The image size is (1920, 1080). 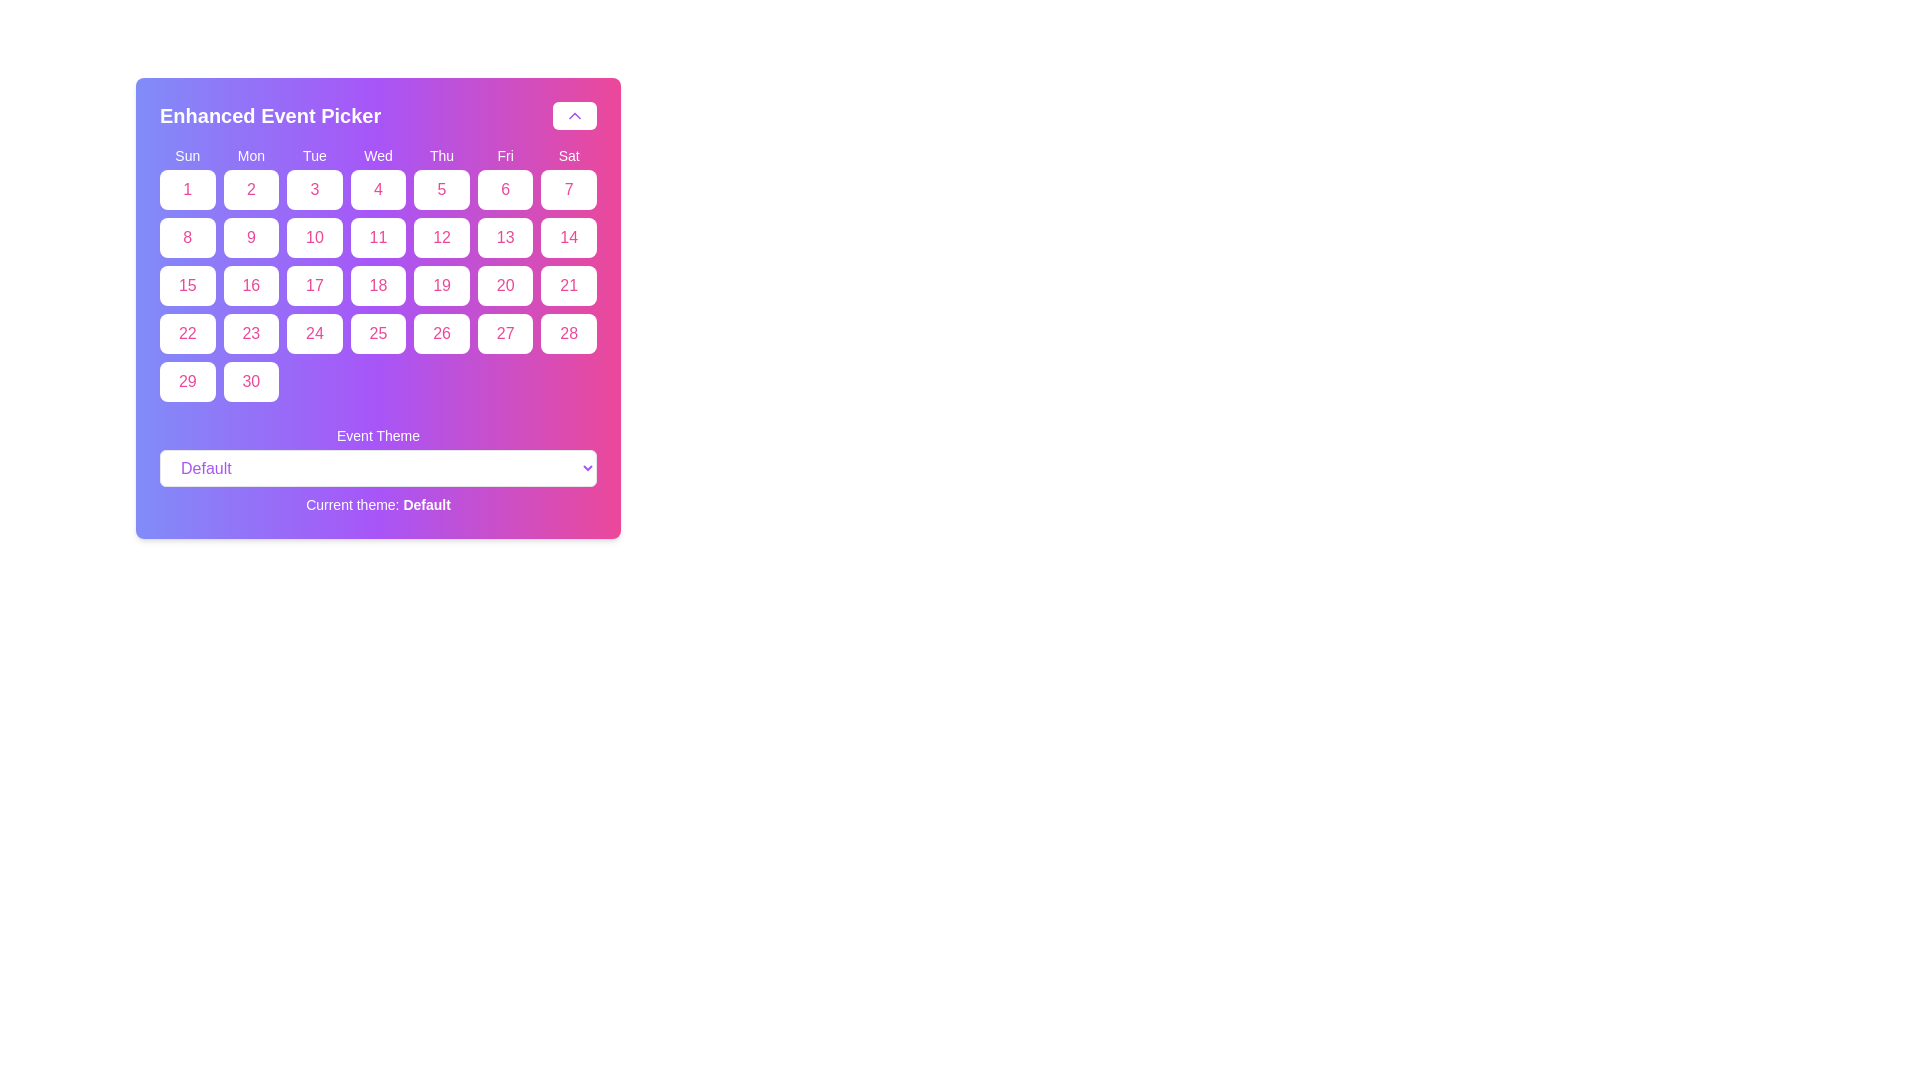 I want to click on text label representing the day 'Monday', which is the second item in a row of seven days in the calendar interface, located near the top of the calendar, directly to the right of 'Sun', so click(x=250, y=154).